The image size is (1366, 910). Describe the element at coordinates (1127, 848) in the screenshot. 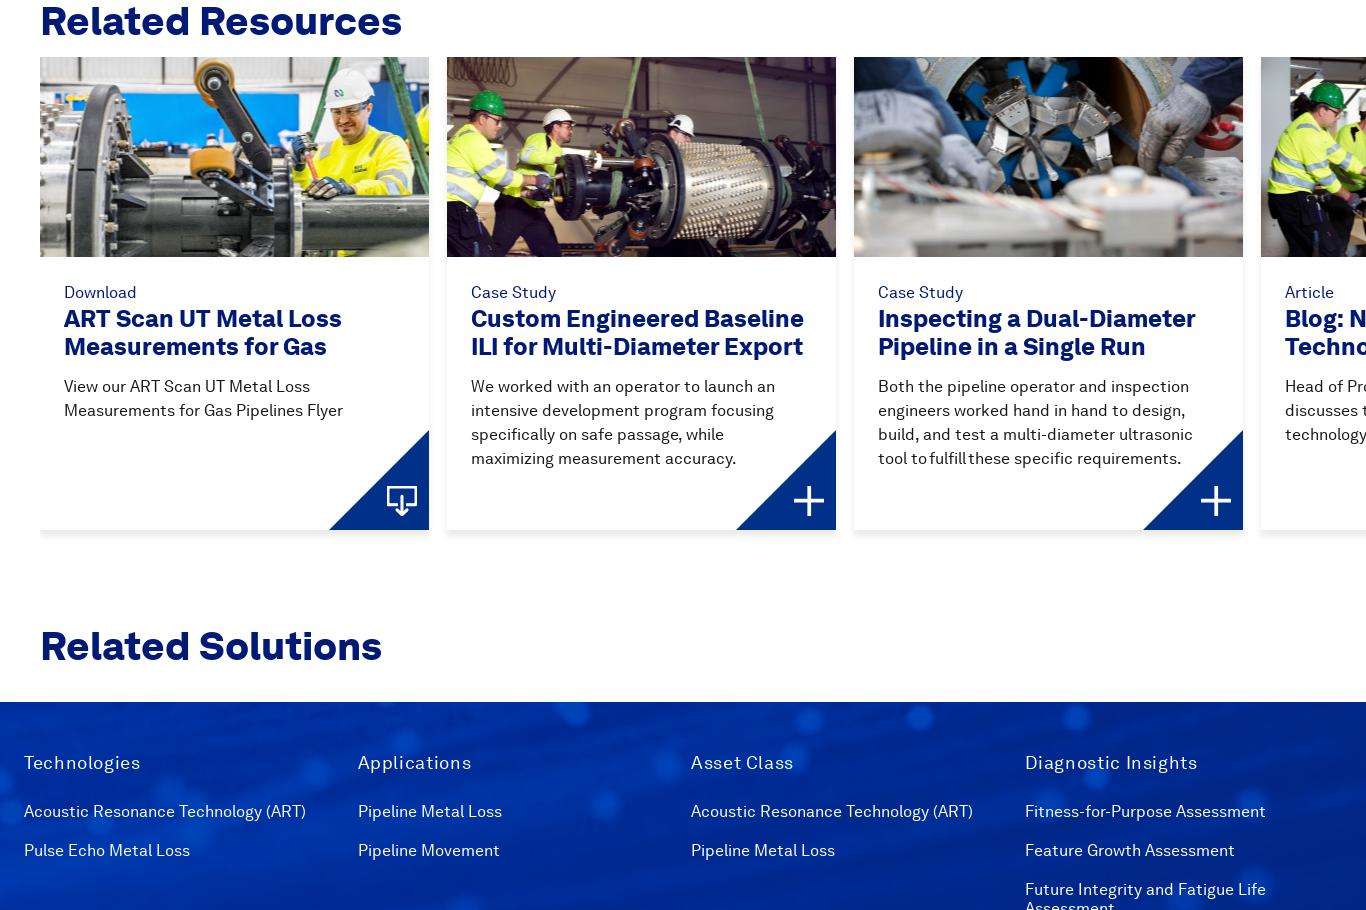

I see `'Feature Growth Assessment'` at that location.